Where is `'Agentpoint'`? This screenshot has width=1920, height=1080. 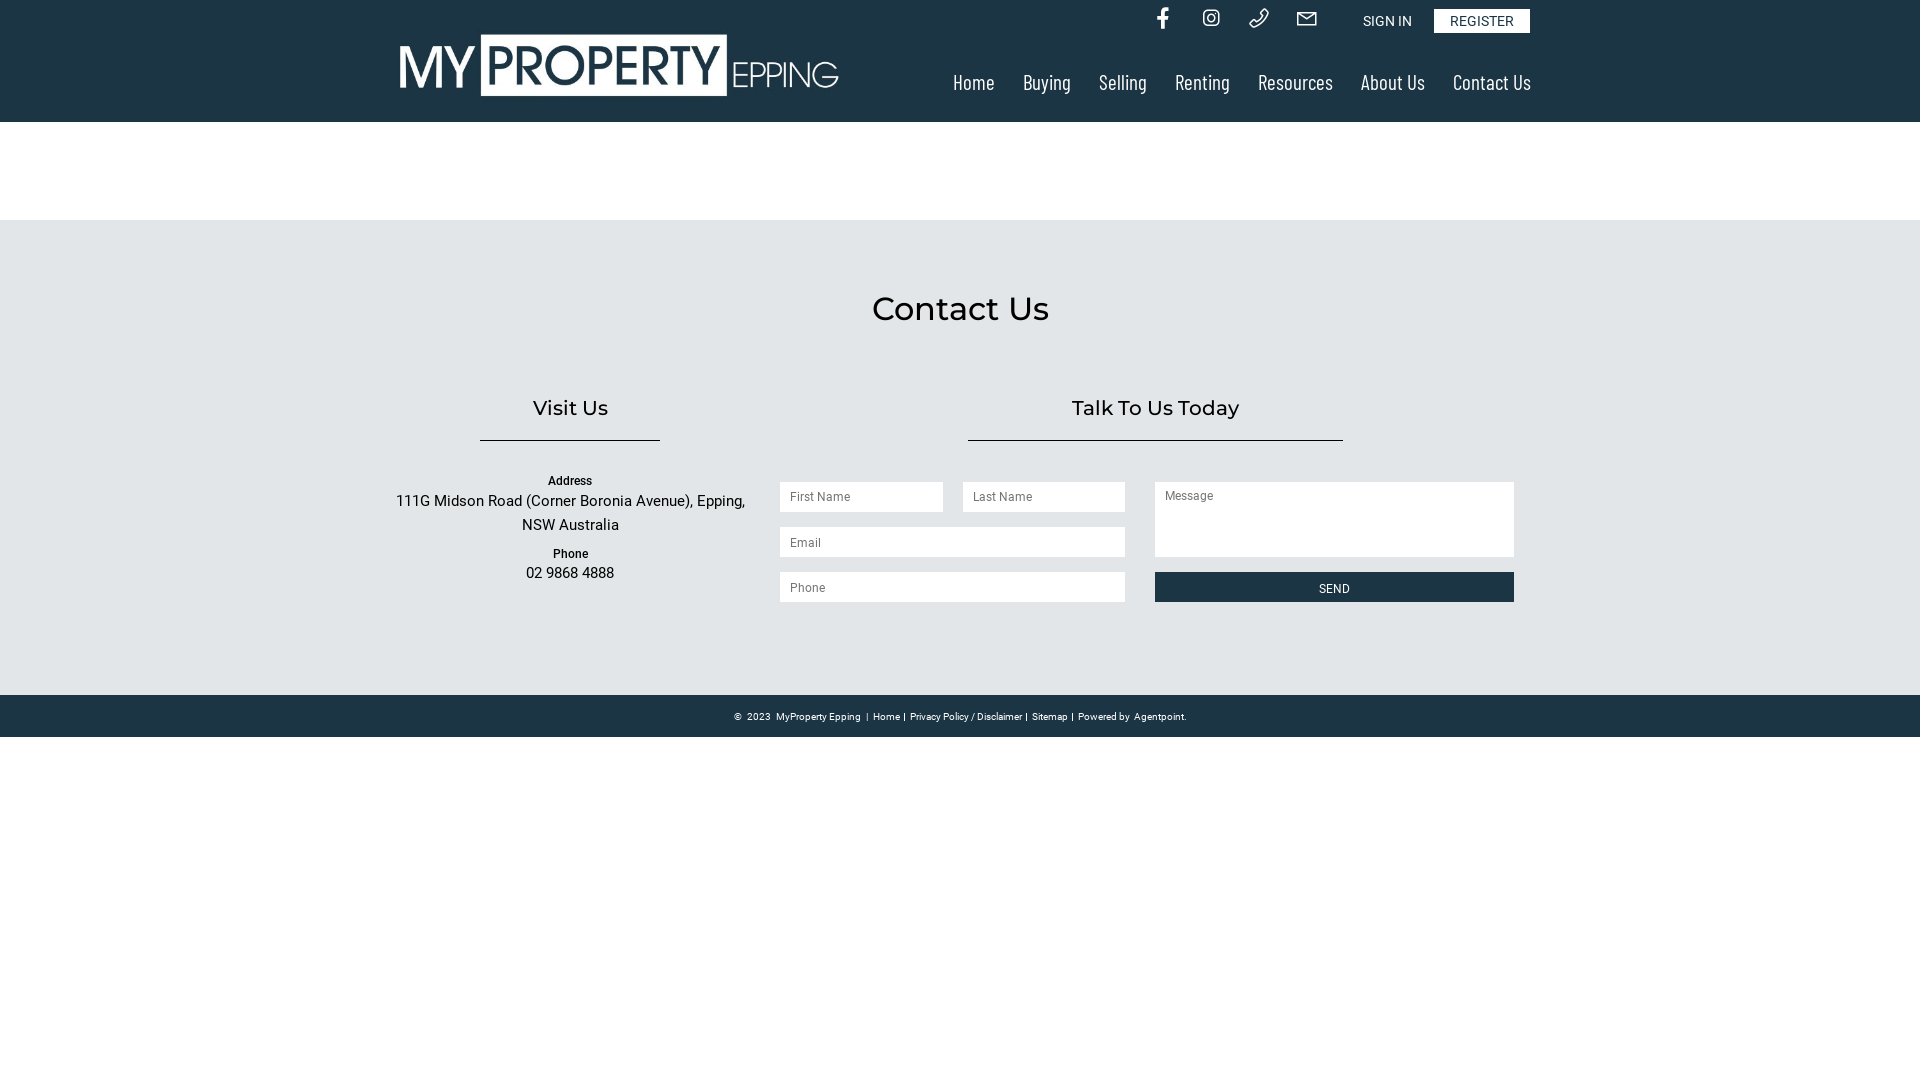
'Agentpoint' is located at coordinates (1158, 716).